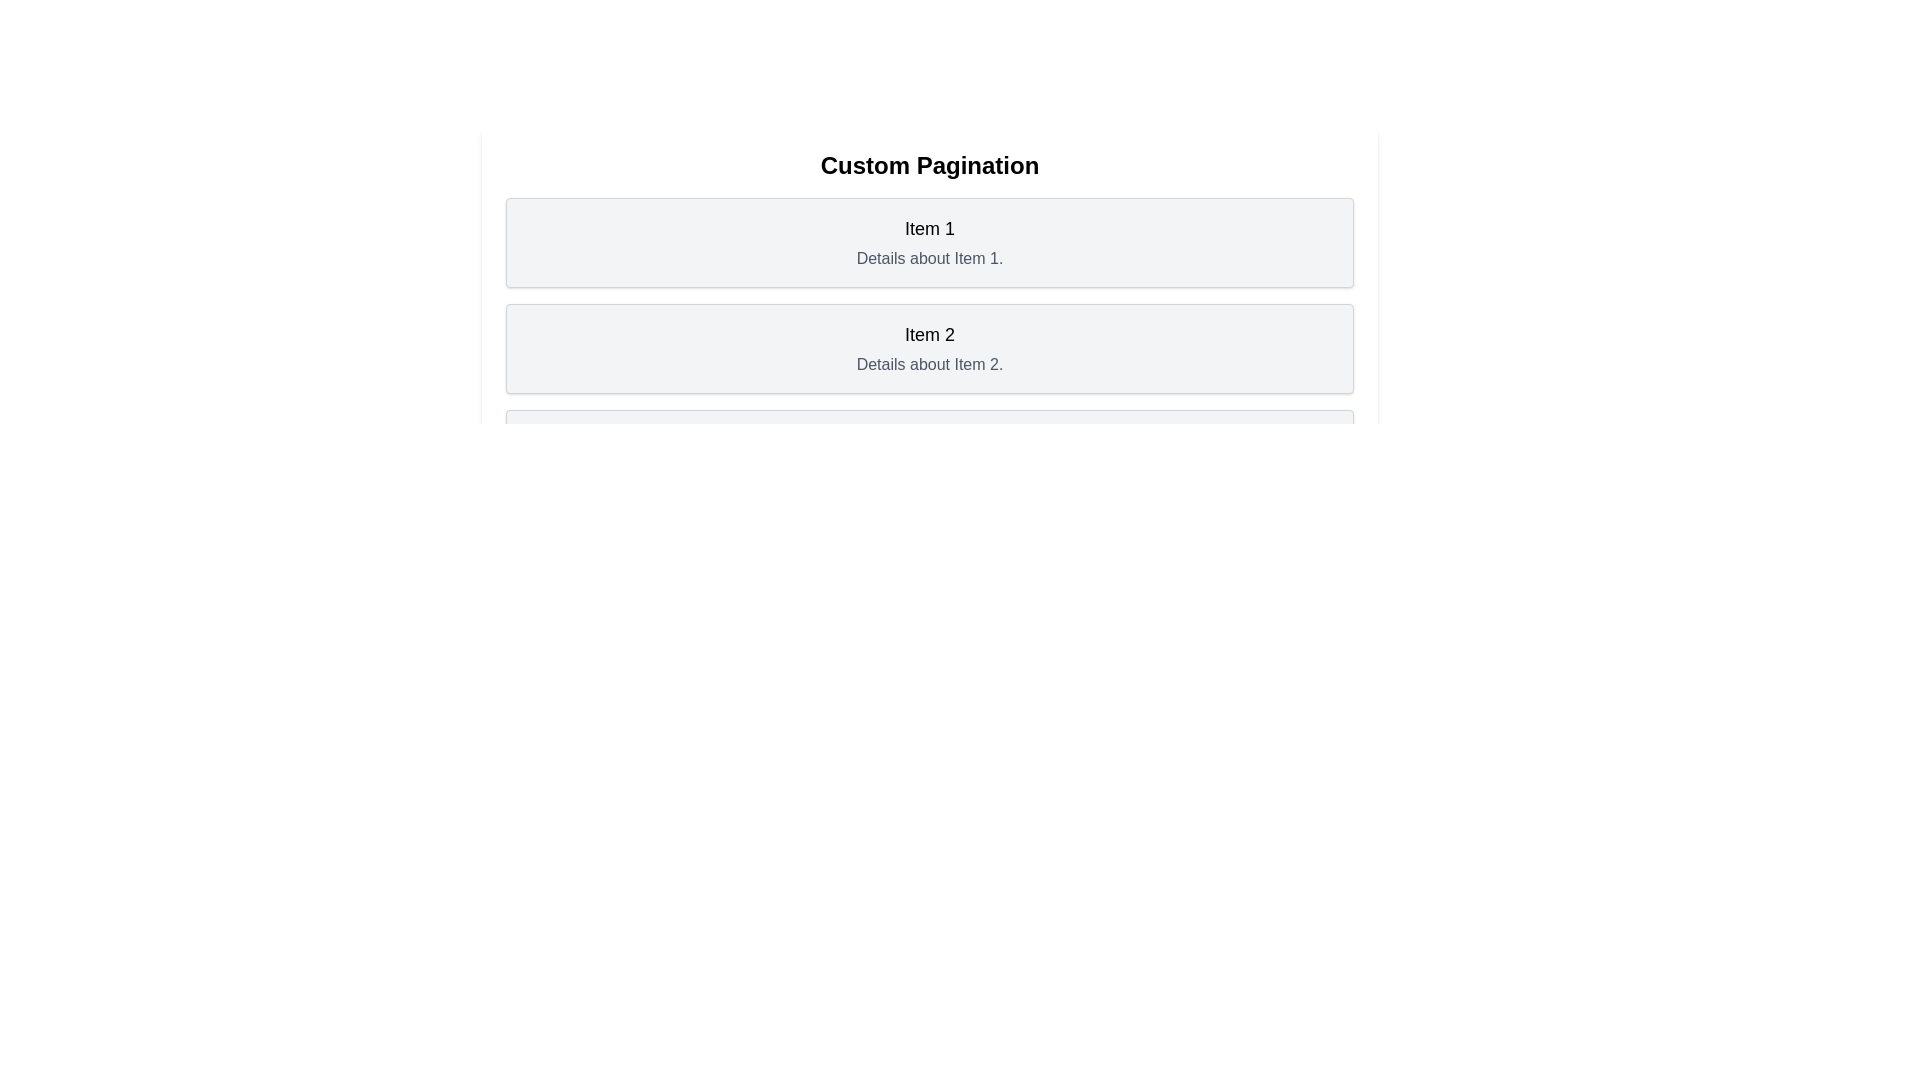 The height and width of the screenshot is (1080, 1920). Describe the element at coordinates (929, 365) in the screenshot. I see `the static text element stating 'Details about Item 2.' located below the title 'Item 2' in the vertical list of items` at that location.